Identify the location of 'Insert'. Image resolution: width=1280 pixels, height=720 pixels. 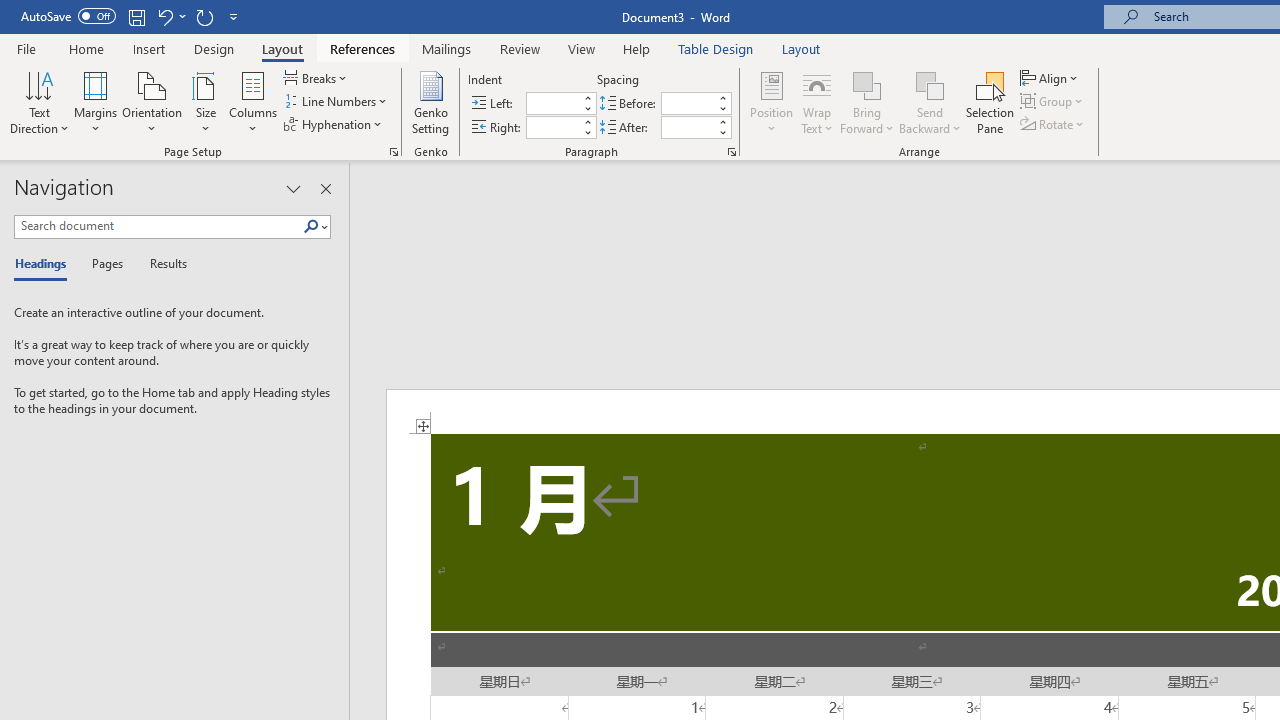
(148, 48).